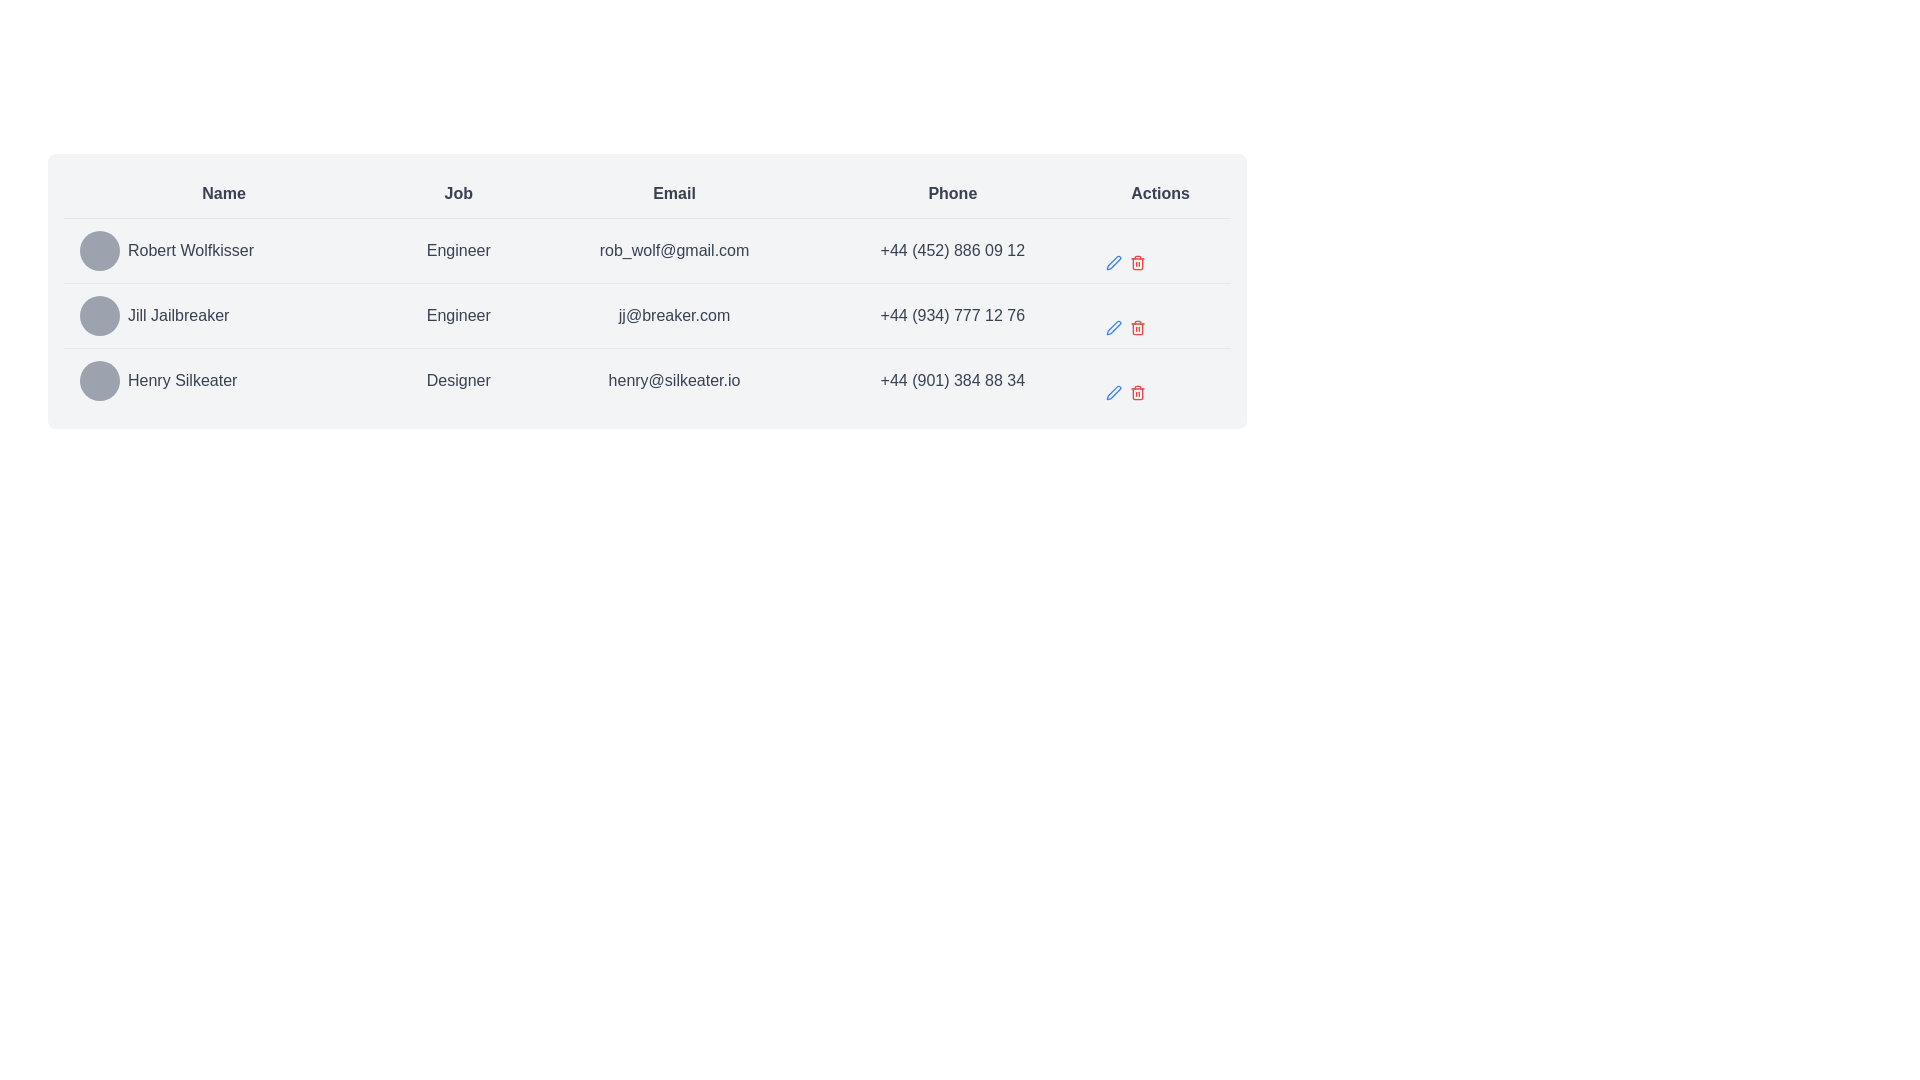 The height and width of the screenshot is (1080, 1920). I want to click on the 'Phone' label, which is a bold text header in a light gray background cell, located as the fourth column header in a structured table interface, so click(951, 194).